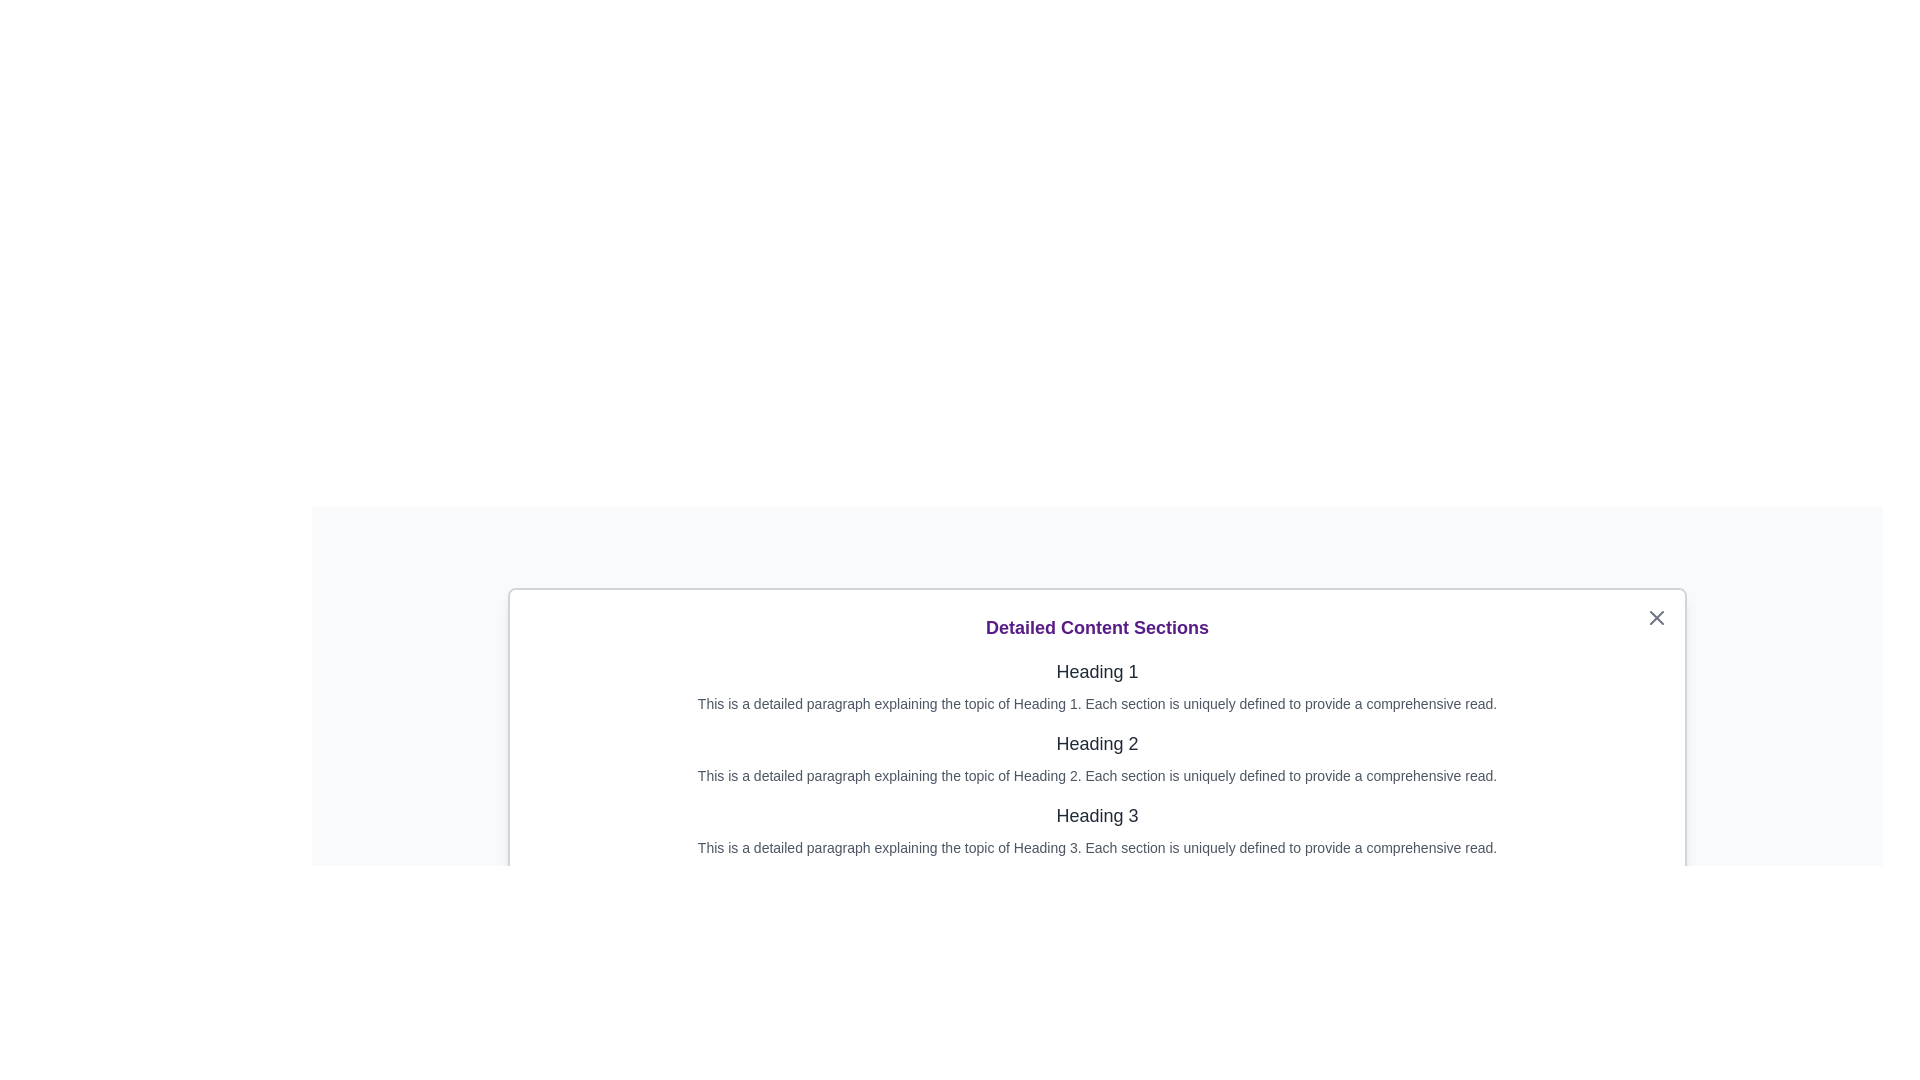  Describe the element at coordinates (1656, 616) in the screenshot. I see `the close button at the top-right corner of the dialog to close it` at that location.